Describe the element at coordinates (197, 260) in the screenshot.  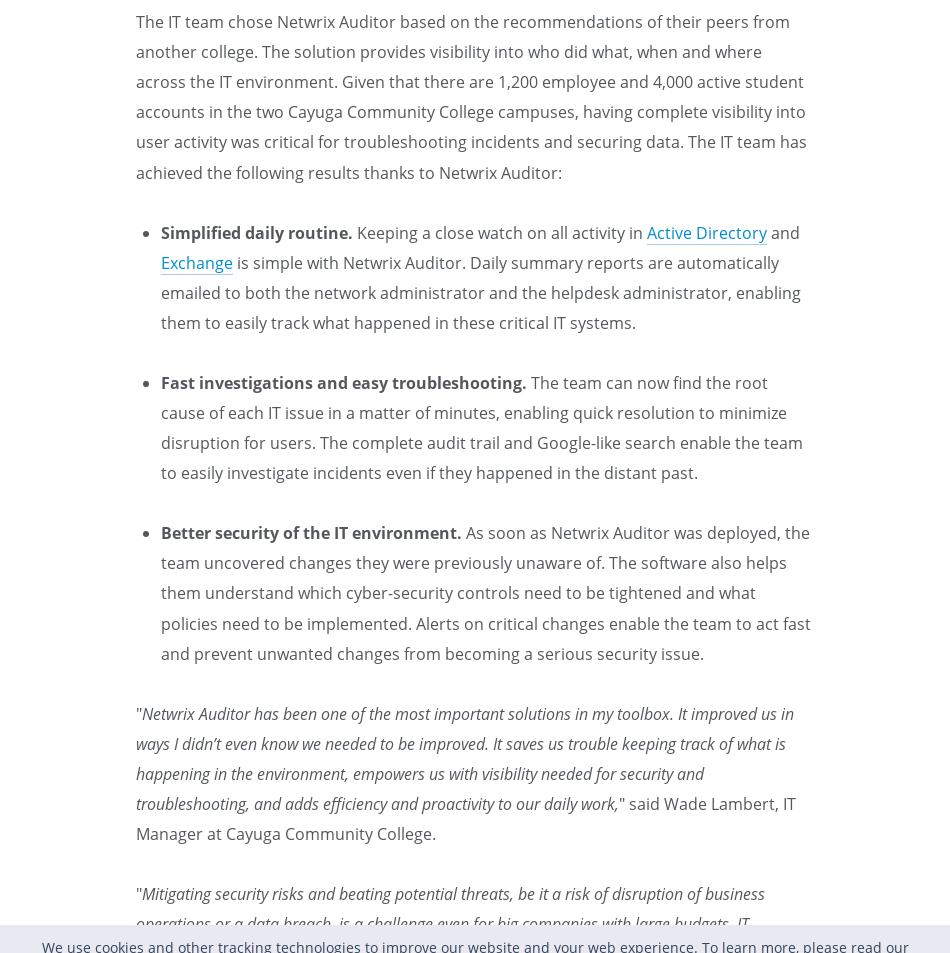
I see `'Exchange'` at that location.